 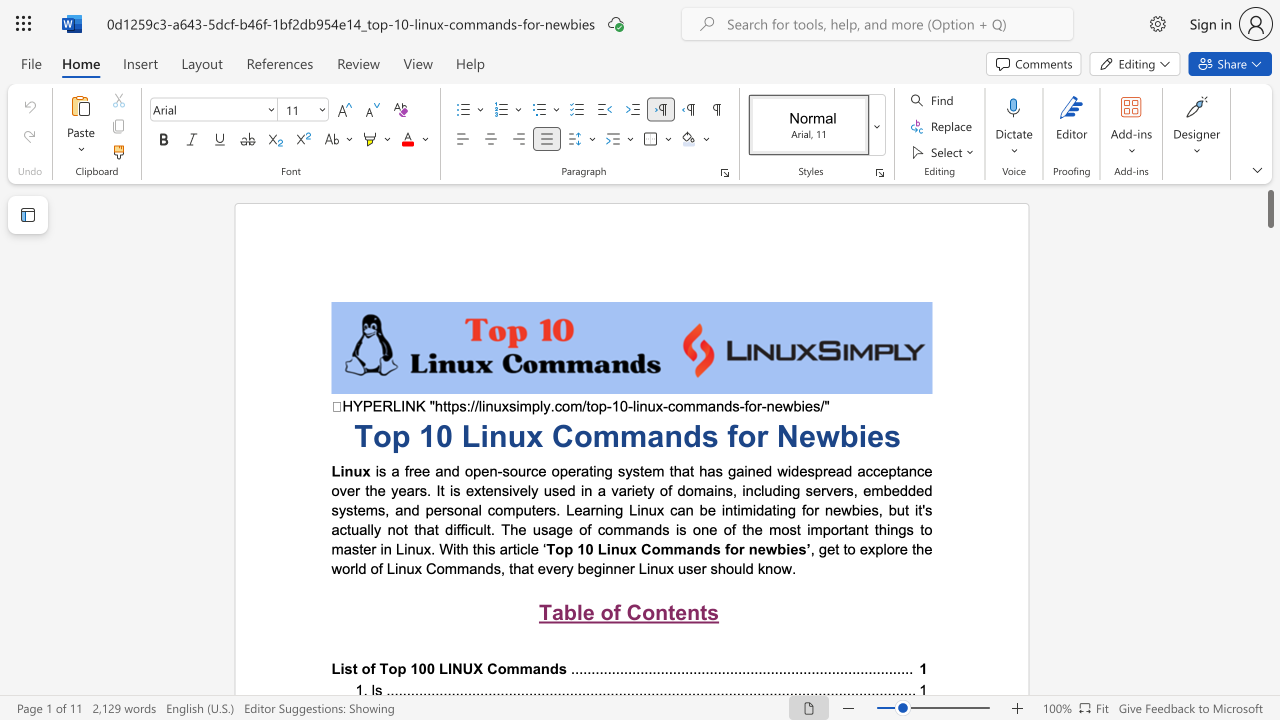 What do you see at coordinates (668, 611) in the screenshot?
I see `the subset text "tents" within the text "Table of Contents"` at bounding box center [668, 611].